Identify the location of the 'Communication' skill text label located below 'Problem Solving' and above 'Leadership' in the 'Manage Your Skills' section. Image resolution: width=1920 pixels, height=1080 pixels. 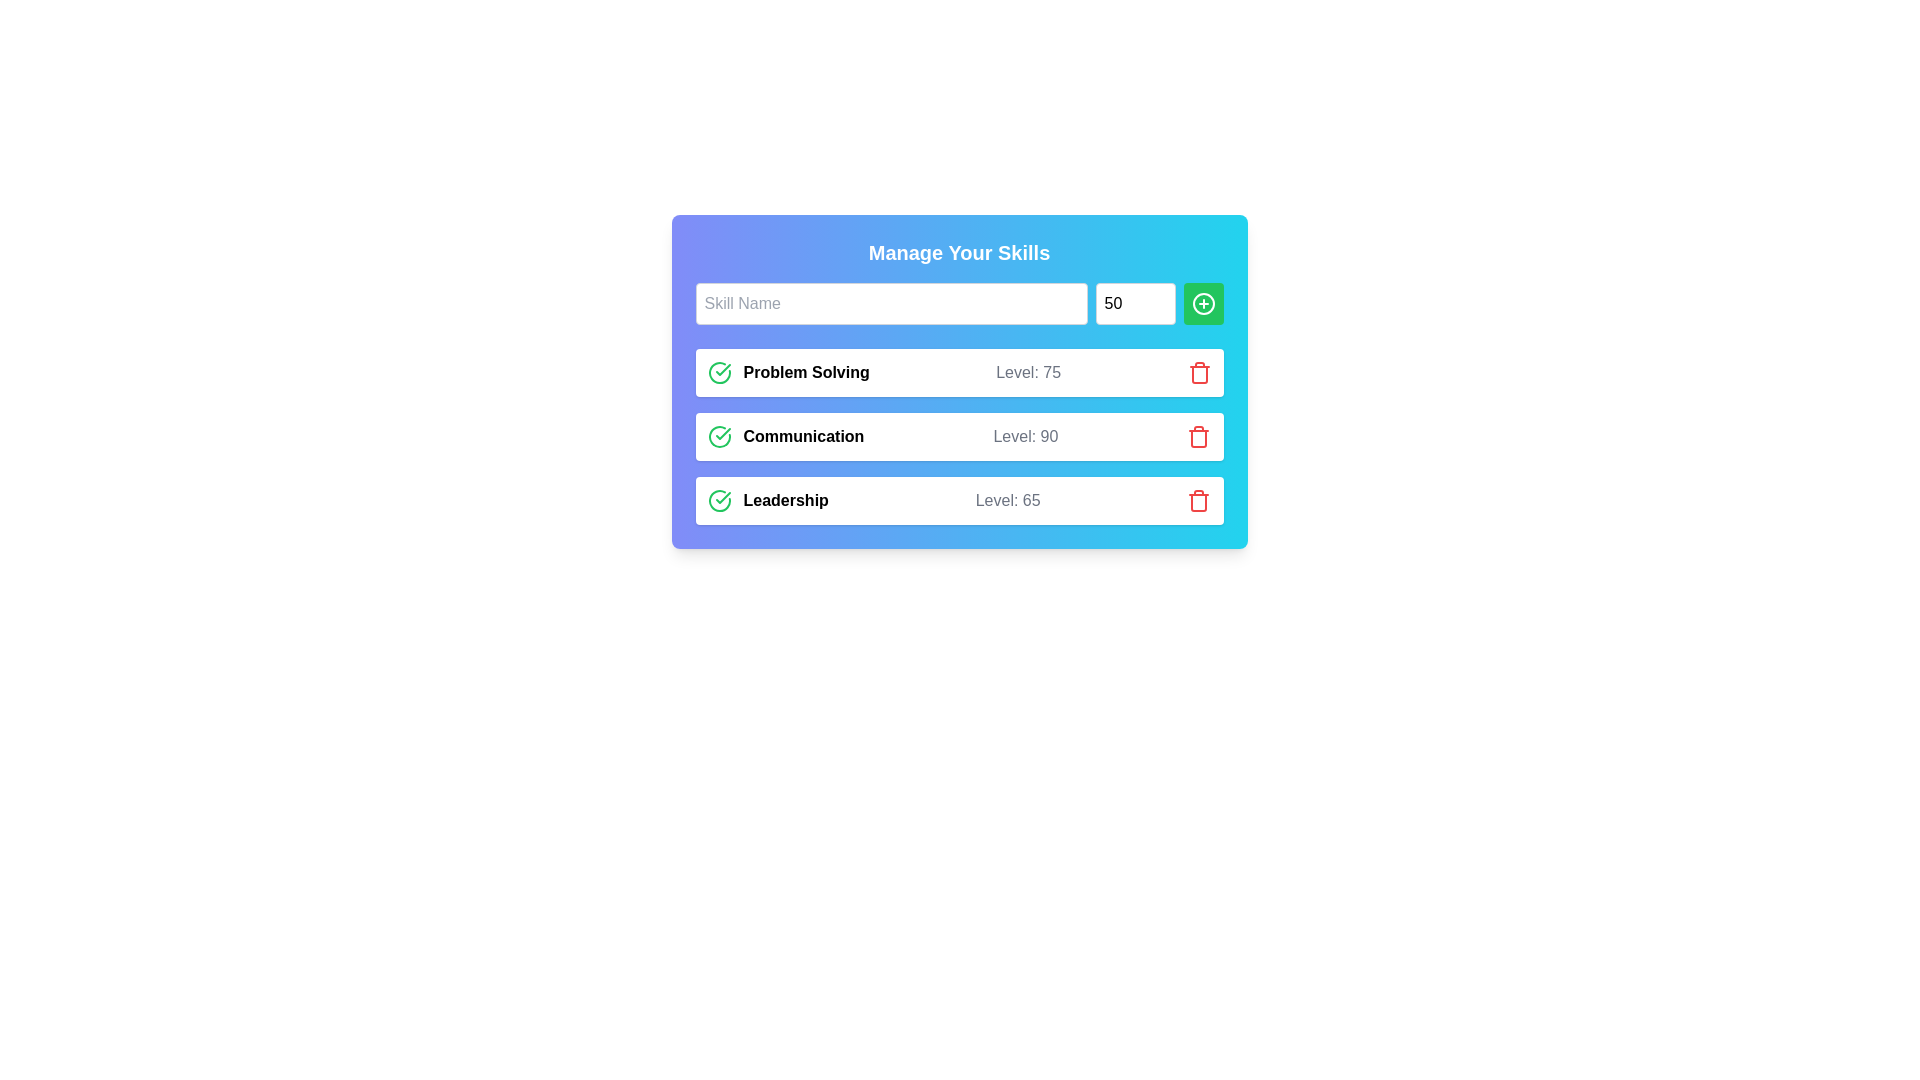
(784, 435).